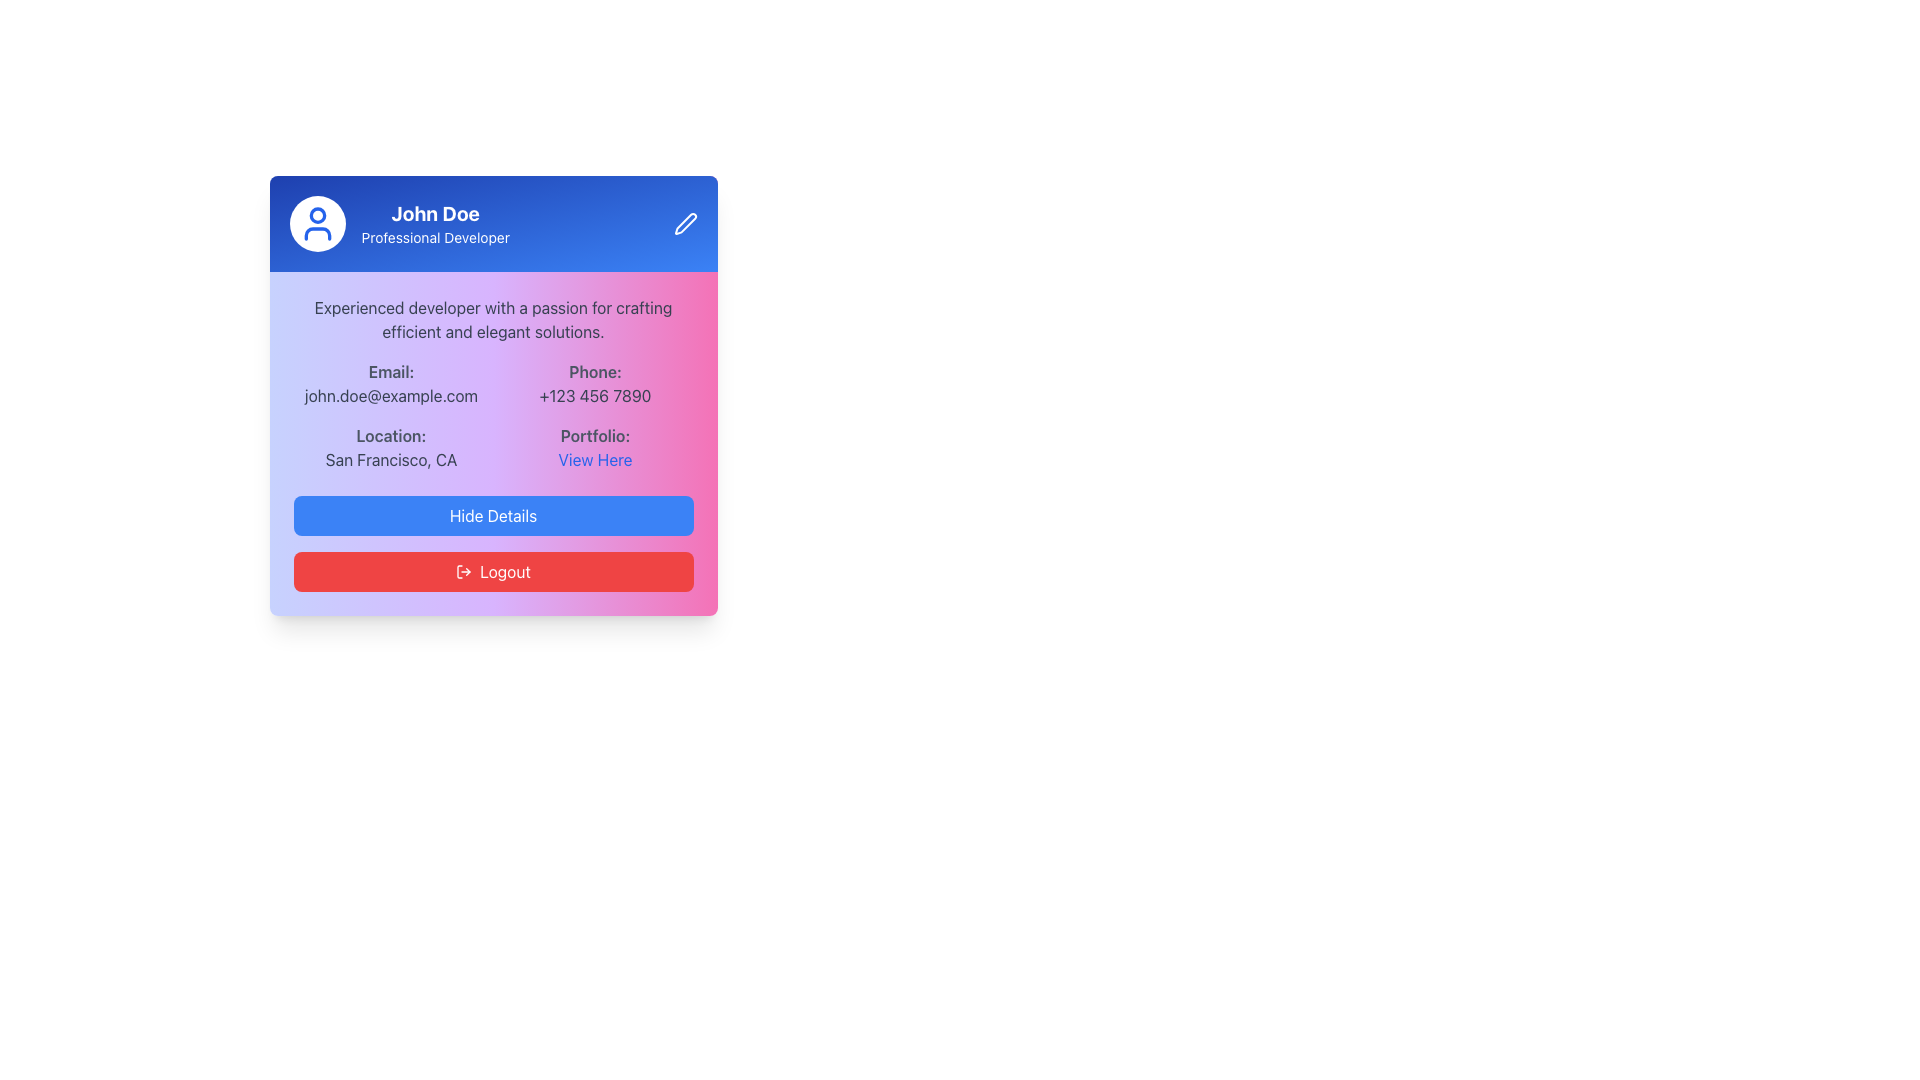  What do you see at coordinates (316, 223) in the screenshot?
I see `the Decorative Icon with a rounded white background and a blue user outline, located in the header area of the card adjacent to 'John Doe' and 'Professional Developer'` at bounding box center [316, 223].